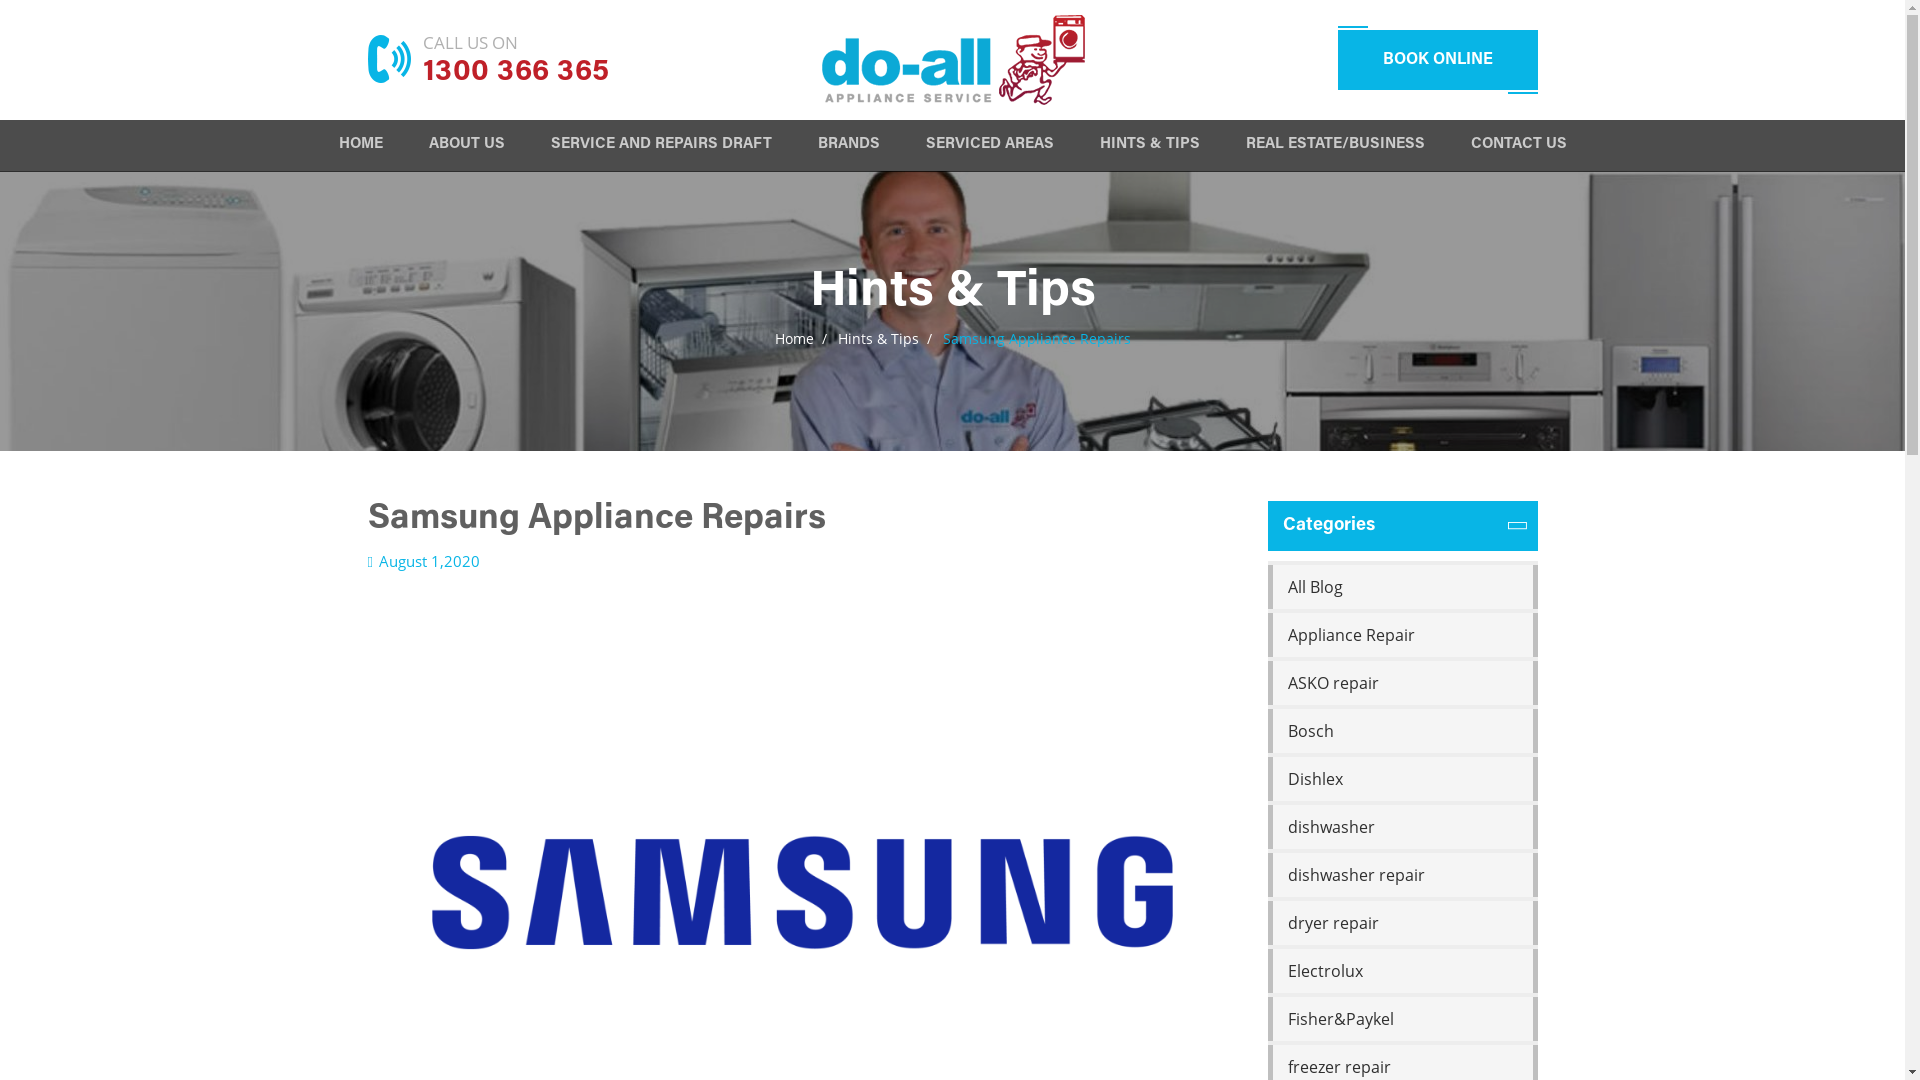 This screenshot has width=1920, height=1080. I want to click on 'Fisher&Paykel', so click(1401, 1018).